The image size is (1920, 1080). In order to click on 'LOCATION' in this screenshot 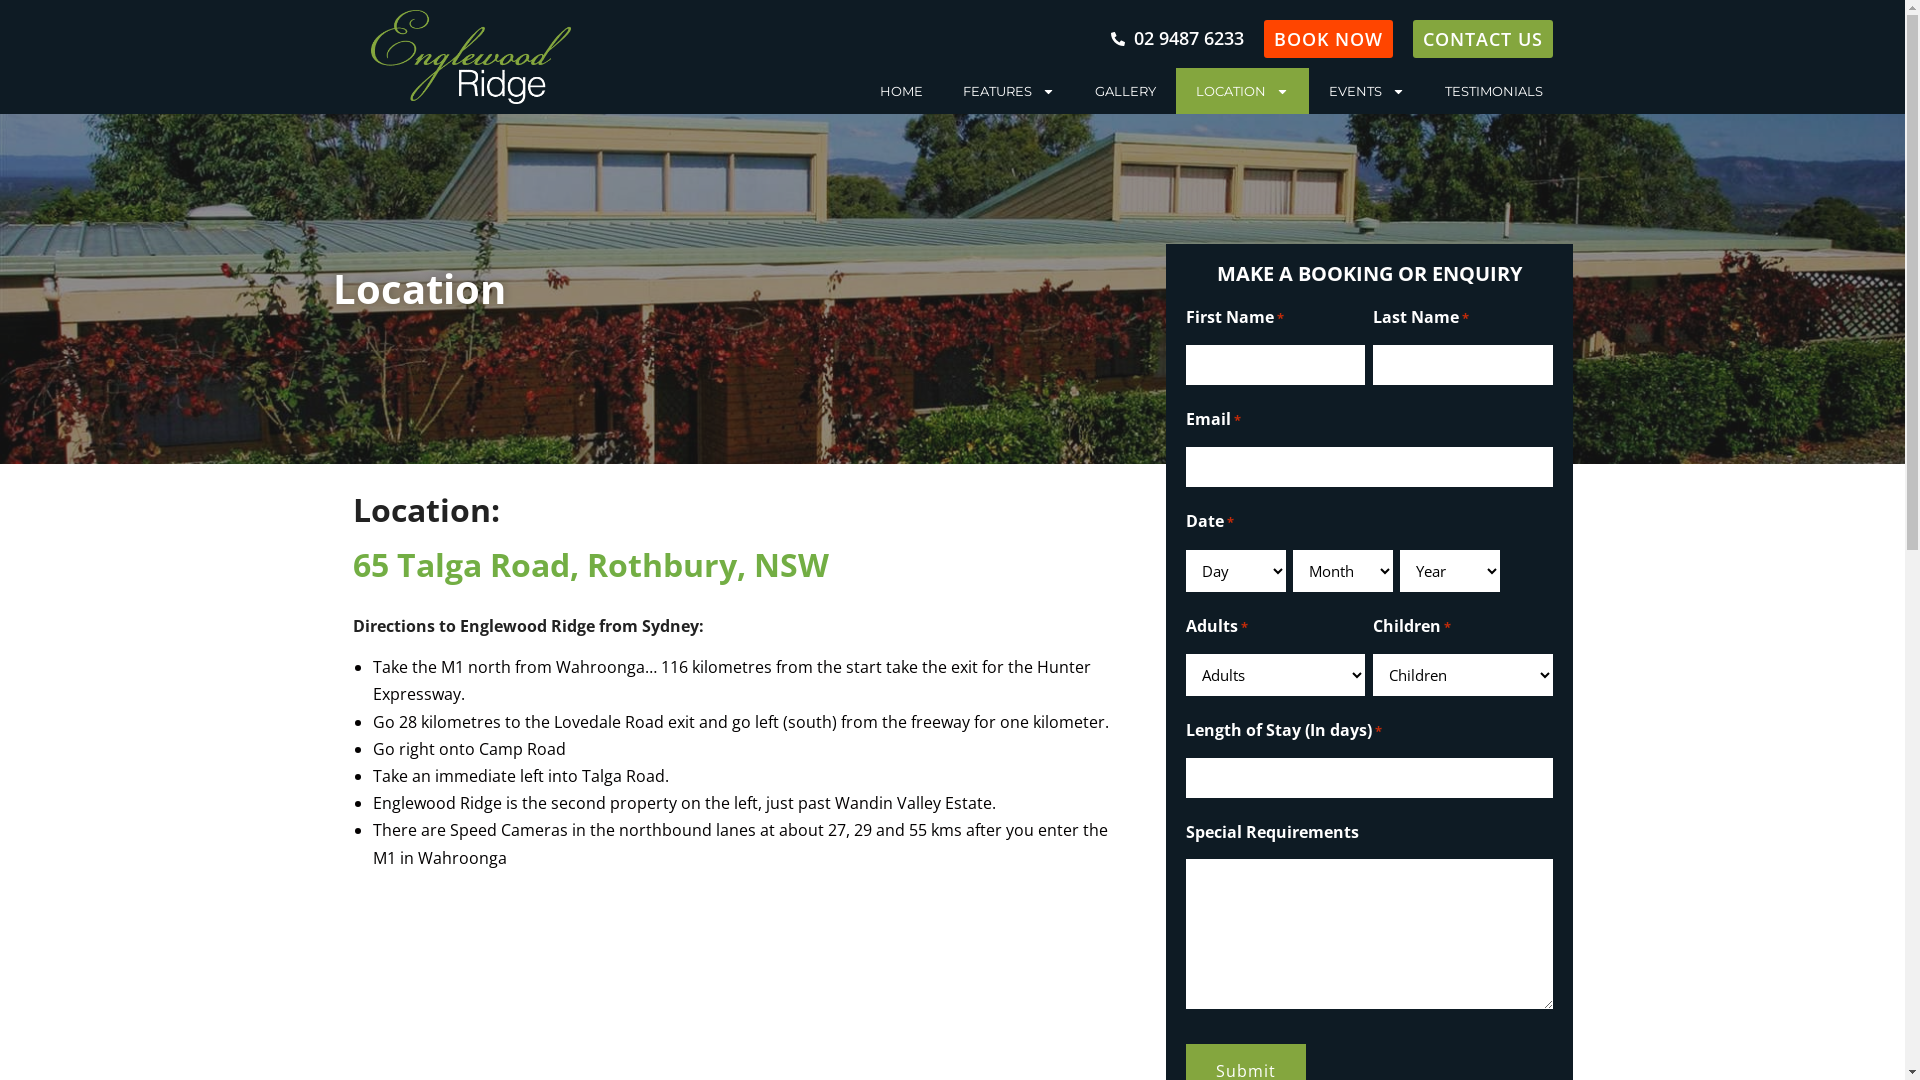, I will do `click(1176, 91)`.